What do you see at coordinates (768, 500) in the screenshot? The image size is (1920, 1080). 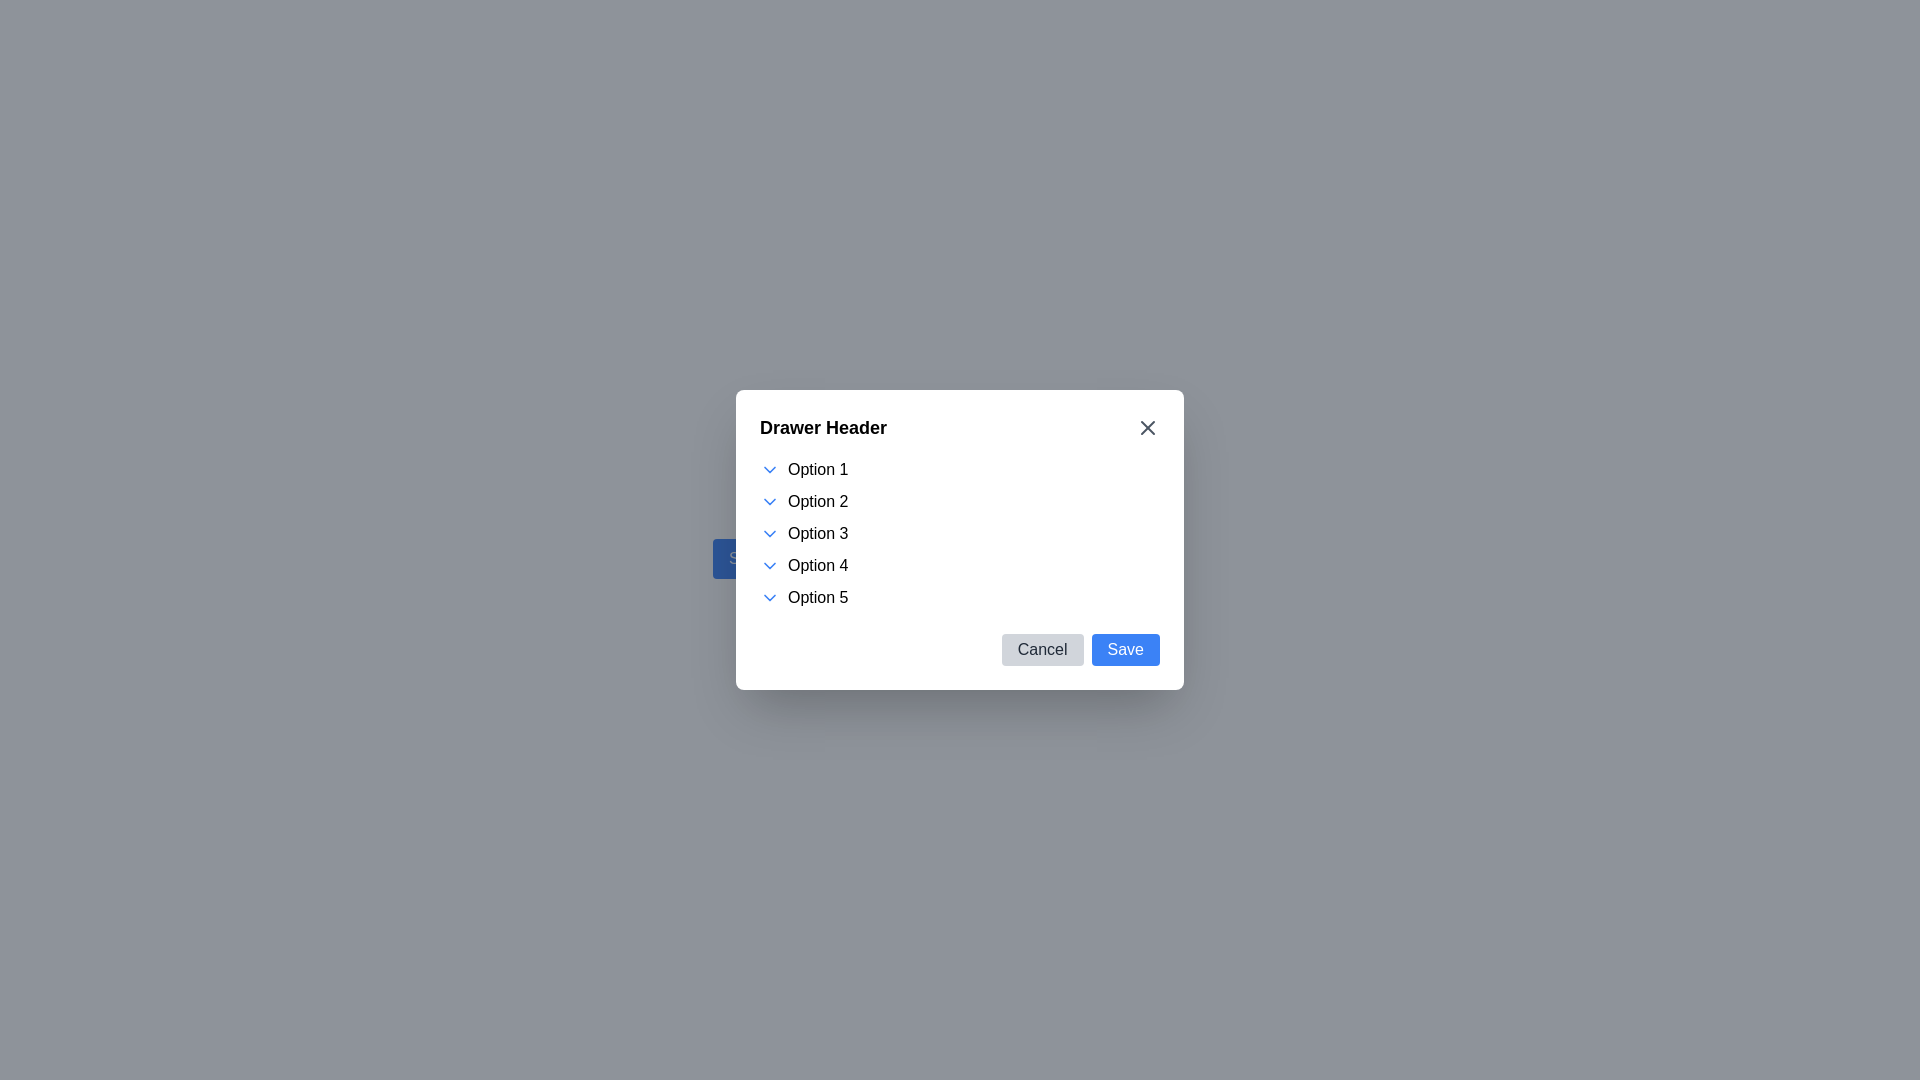 I see `the downward-facing chevron icon located to the left of 'Option 2'` at bounding box center [768, 500].